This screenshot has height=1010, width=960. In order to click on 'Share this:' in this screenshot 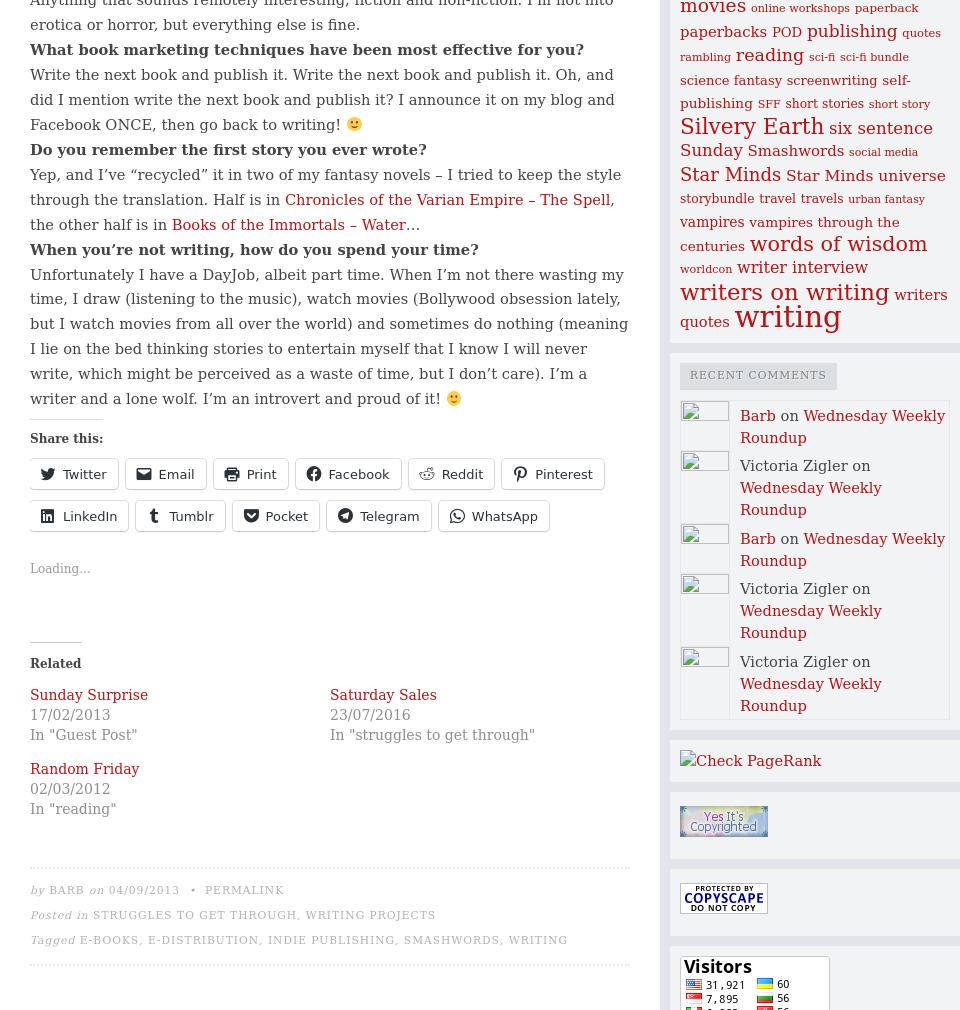, I will do `click(66, 439)`.